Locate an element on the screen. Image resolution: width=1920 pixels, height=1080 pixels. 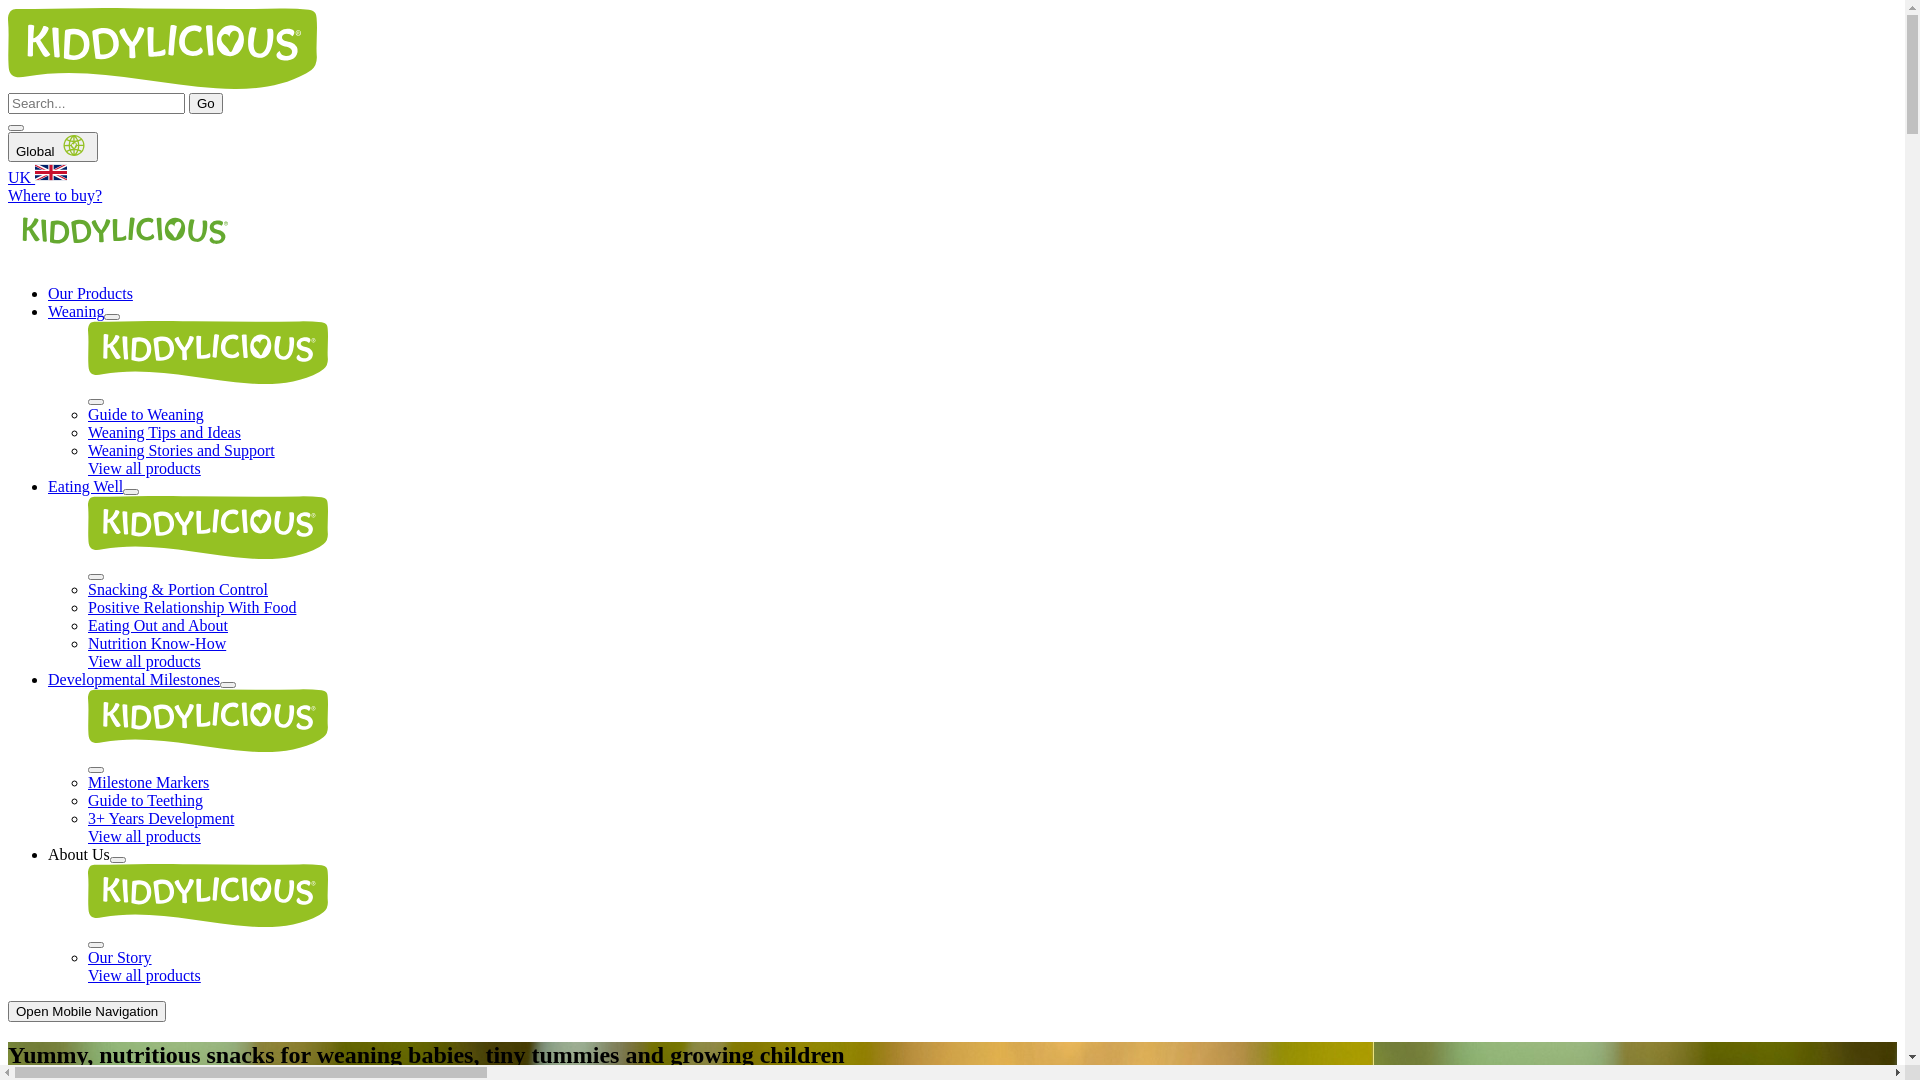
'View all products' is located at coordinates (143, 468).